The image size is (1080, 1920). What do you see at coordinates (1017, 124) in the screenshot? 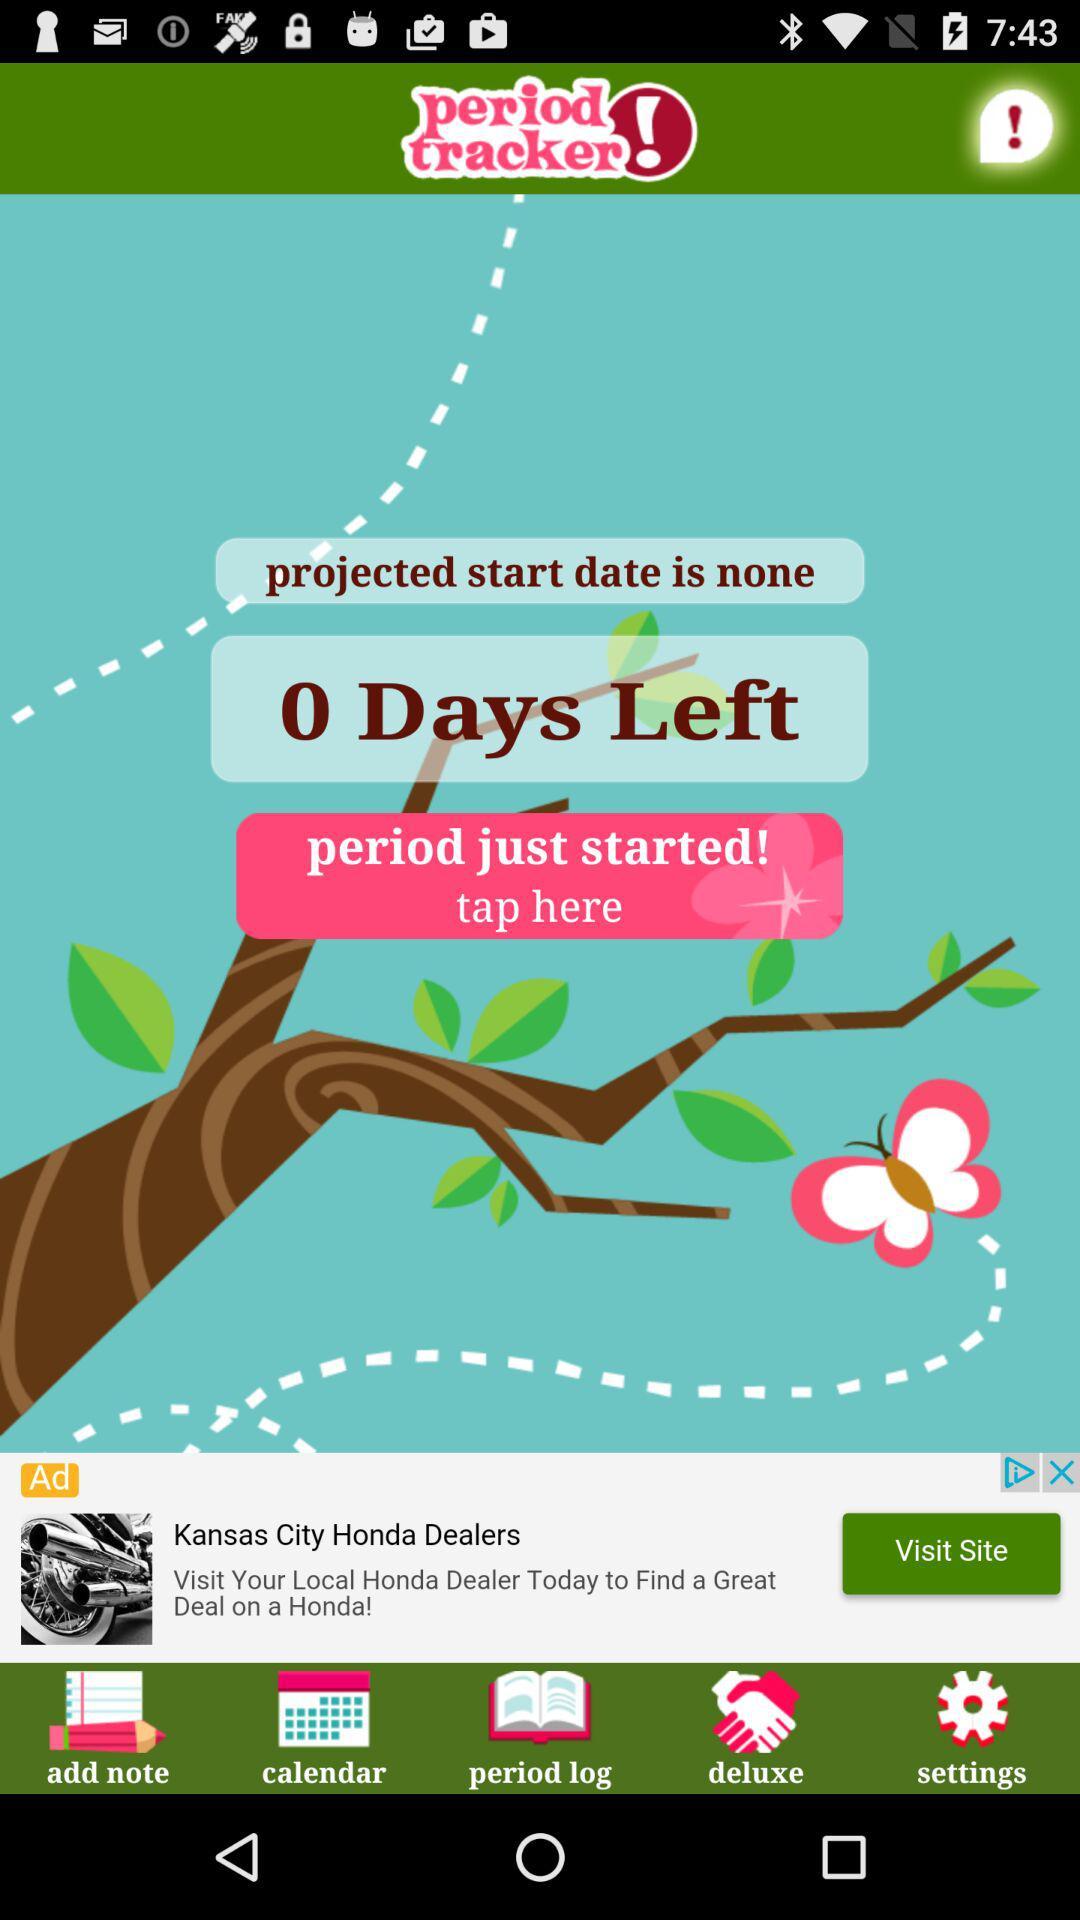
I see `see alert` at bounding box center [1017, 124].